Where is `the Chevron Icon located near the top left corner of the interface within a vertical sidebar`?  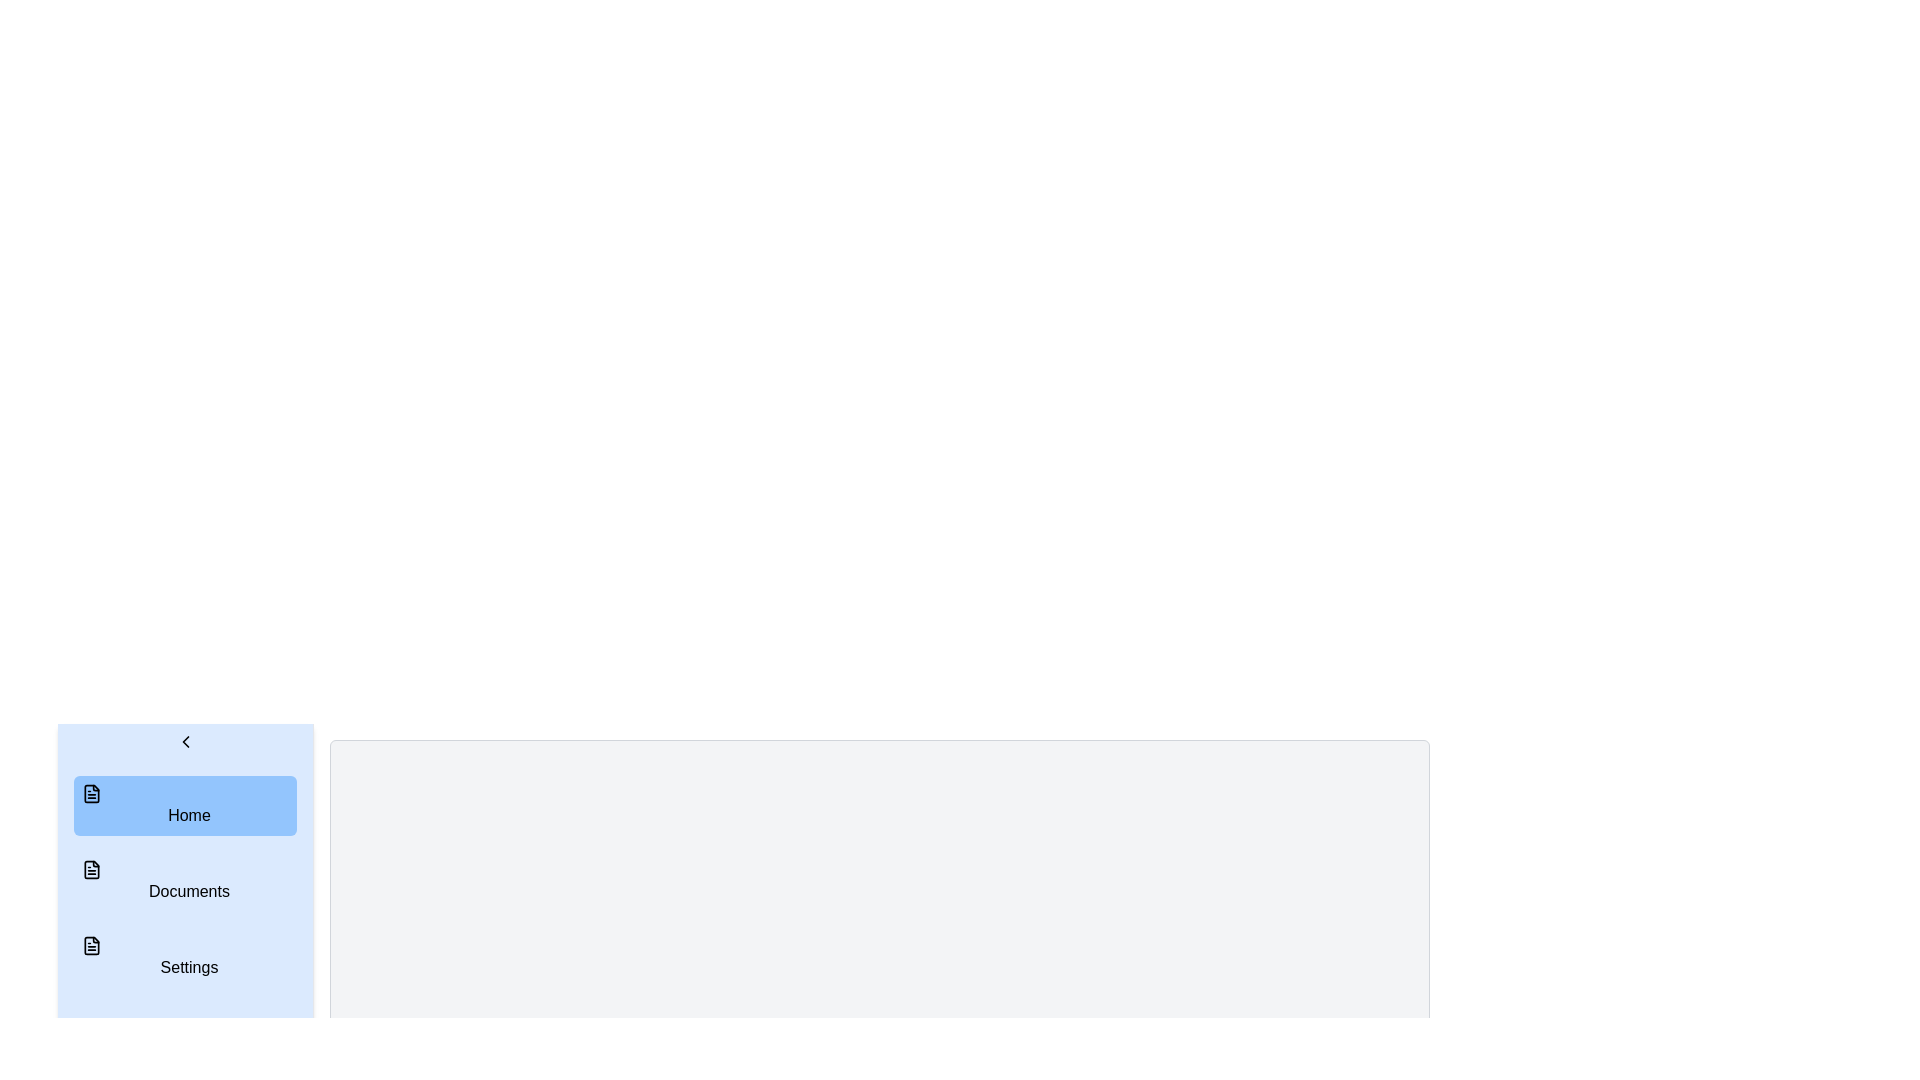 the Chevron Icon located near the top left corner of the interface within a vertical sidebar is located at coordinates (185, 741).